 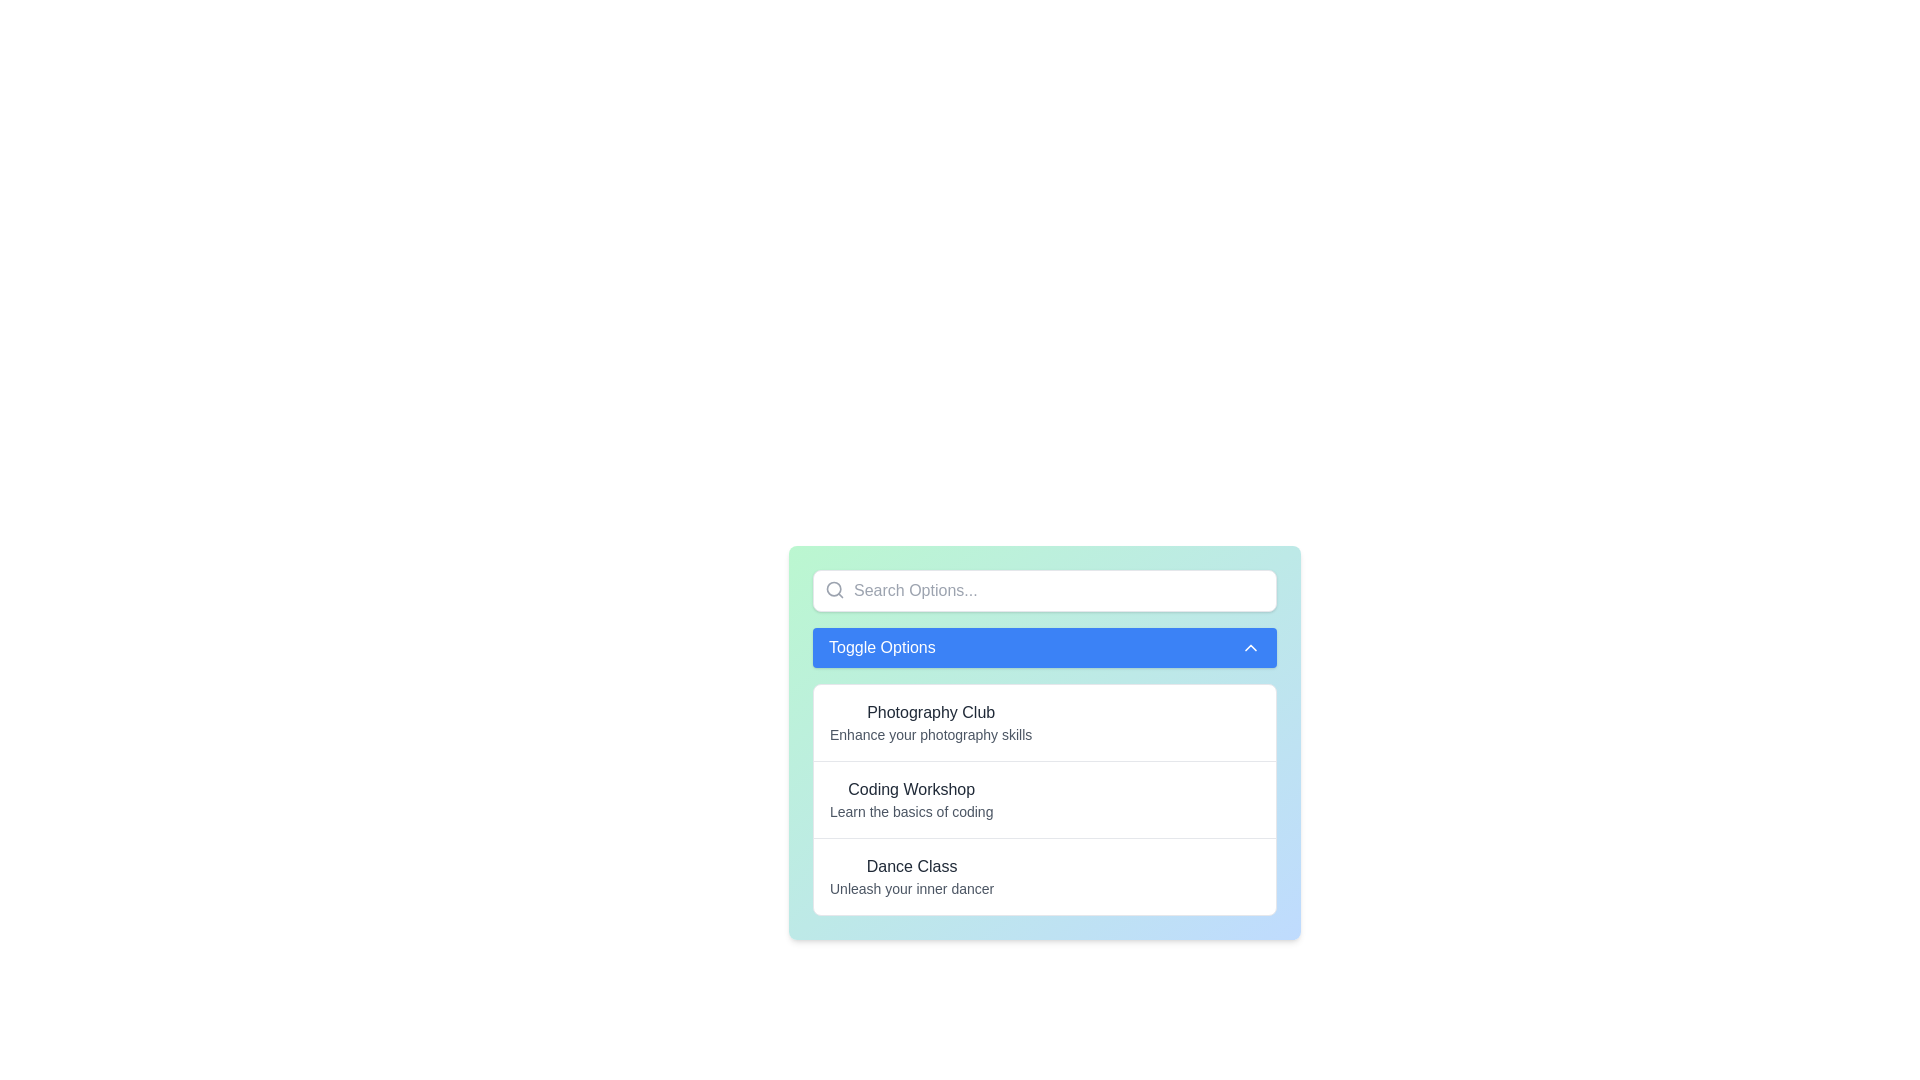 What do you see at coordinates (911, 887) in the screenshot?
I see `the text label reading 'Unleash your inner dancer', which is styled in smaller font size and light gray color, located beneath the title 'Dance Class'` at bounding box center [911, 887].